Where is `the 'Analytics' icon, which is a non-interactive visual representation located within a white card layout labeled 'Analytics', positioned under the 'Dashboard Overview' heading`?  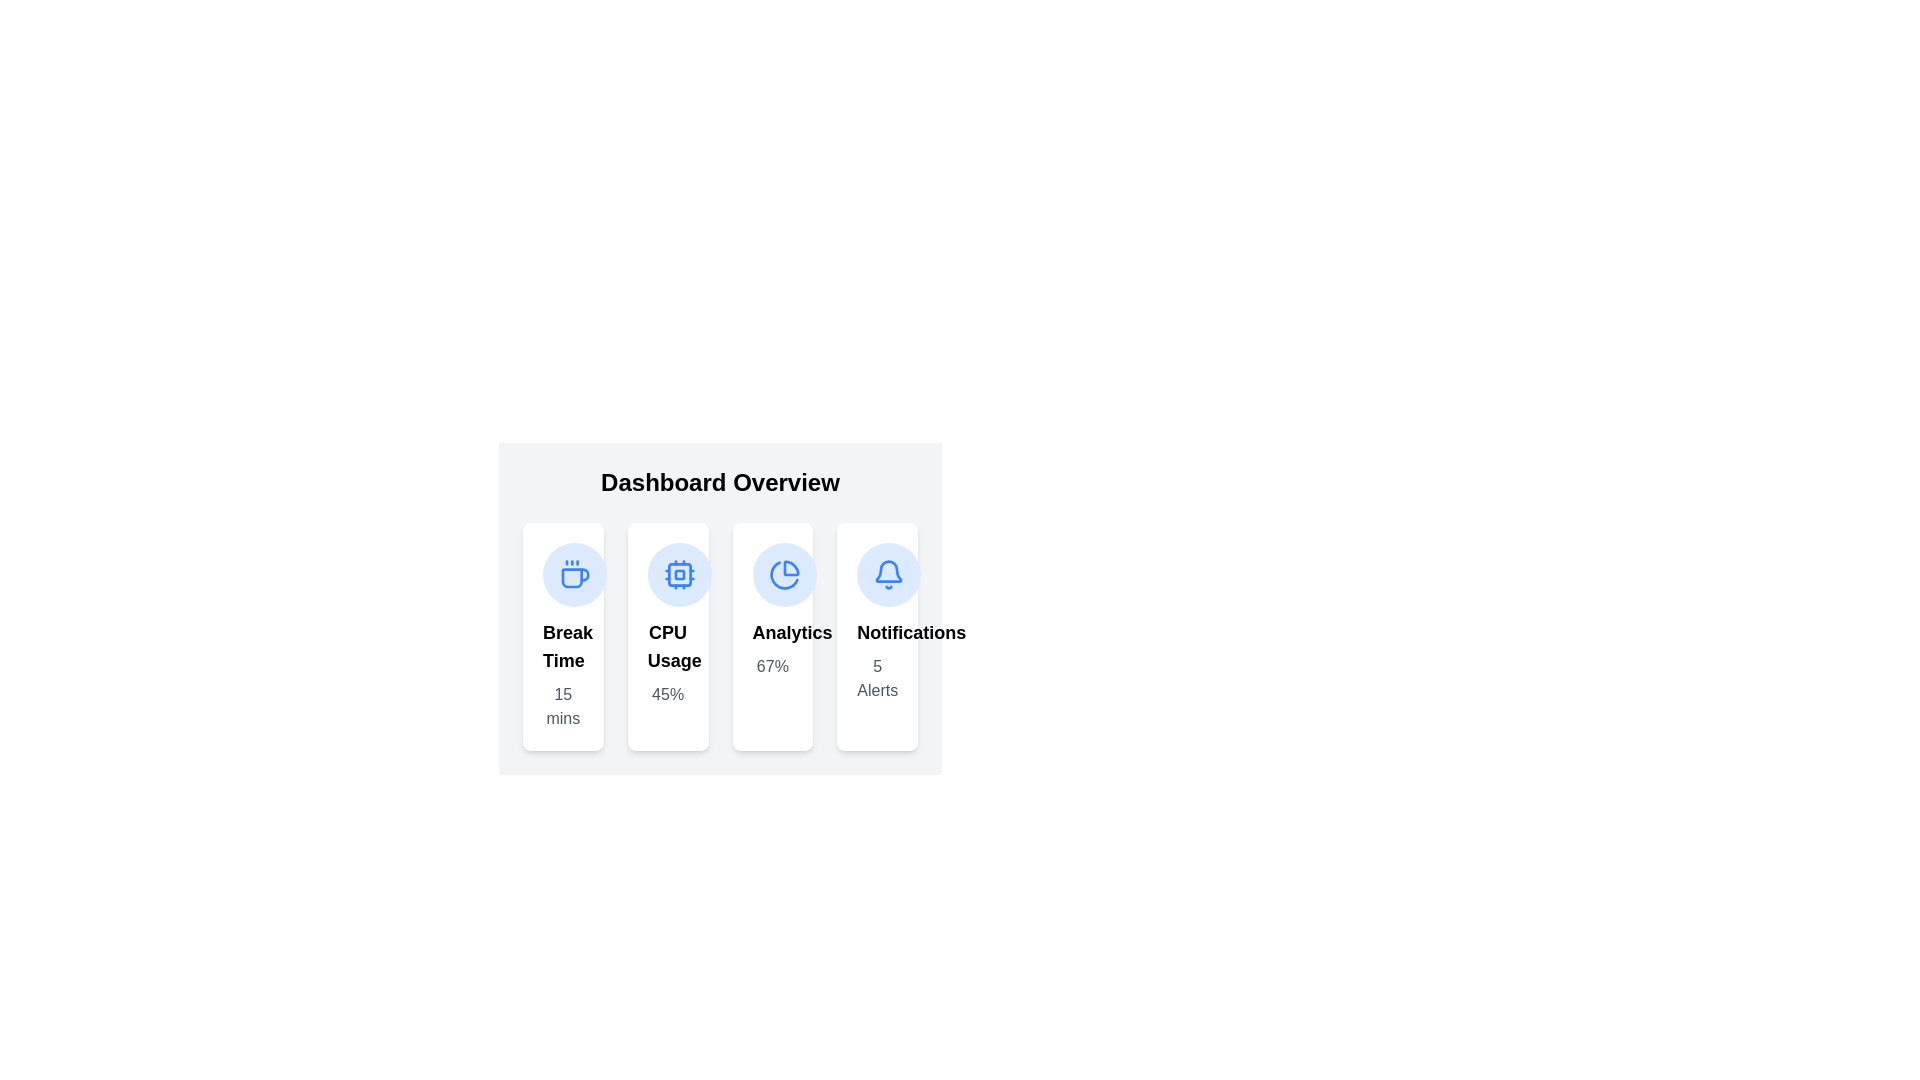 the 'Analytics' icon, which is a non-interactive visual representation located within a white card layout labeled 'Analytics', positioned under the 'Dashboard Overview' heading is located at coordinates (783, 574).